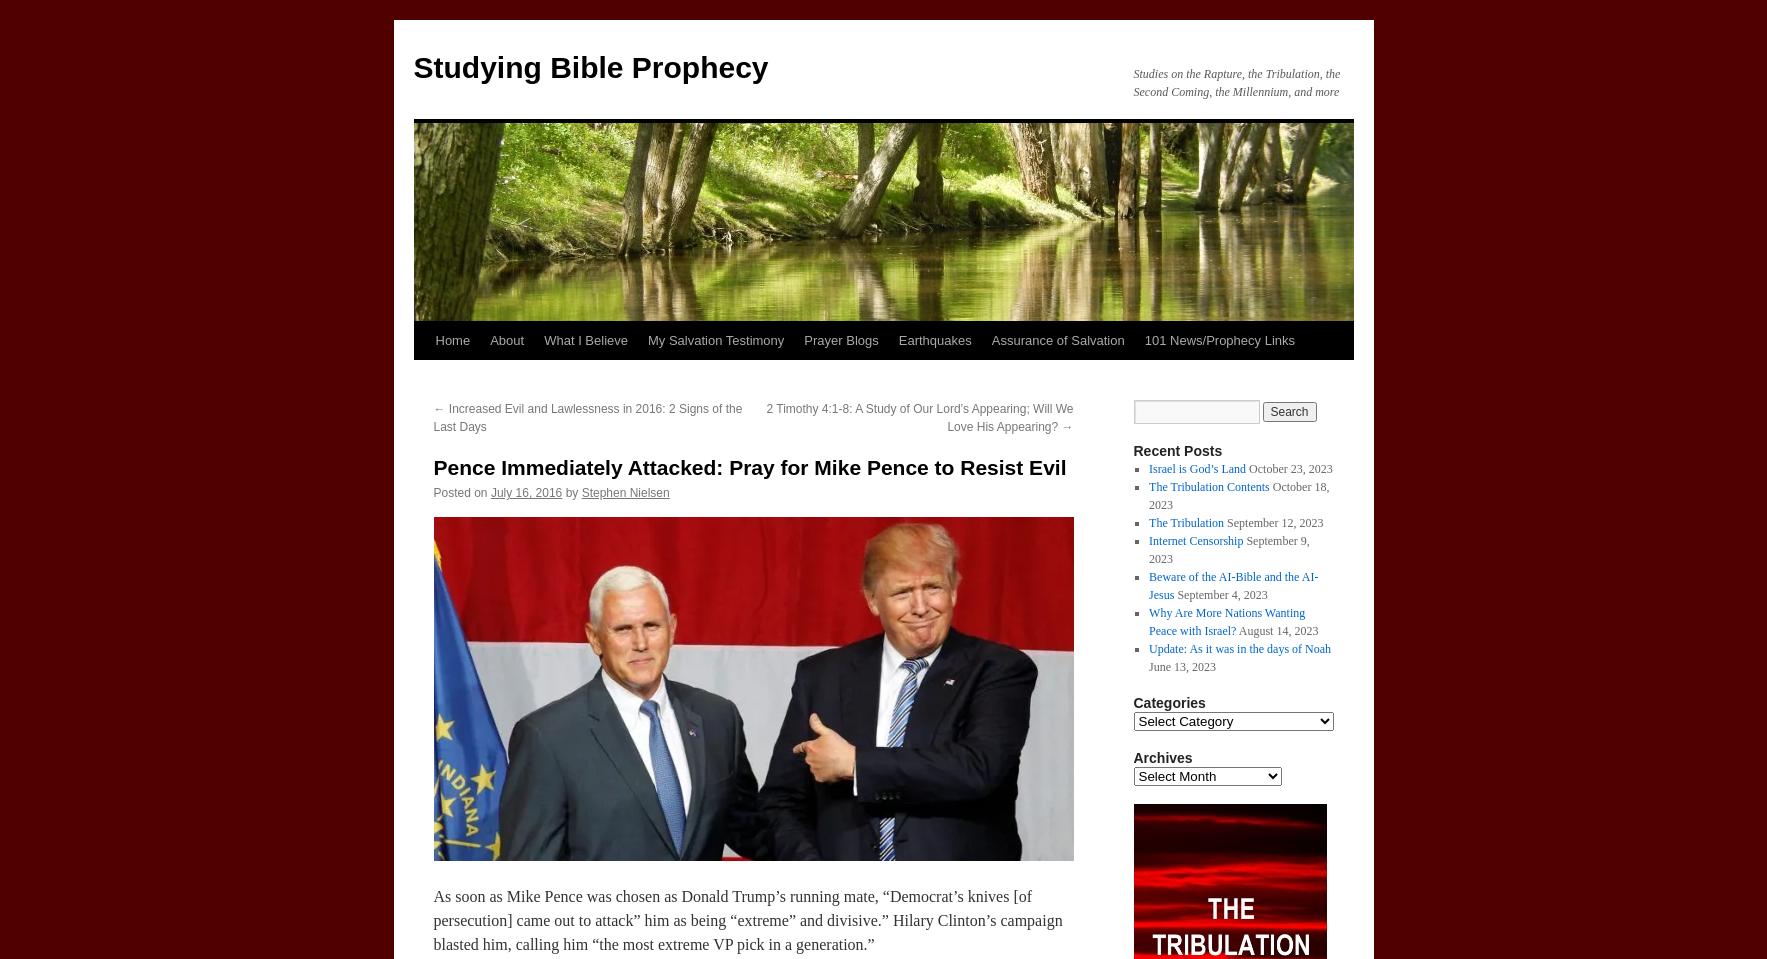  What do you see at coordinates (1196, 468) in the screenshot?
I see `'Israel is God’s Land'` at bounding box center [1196, 468].